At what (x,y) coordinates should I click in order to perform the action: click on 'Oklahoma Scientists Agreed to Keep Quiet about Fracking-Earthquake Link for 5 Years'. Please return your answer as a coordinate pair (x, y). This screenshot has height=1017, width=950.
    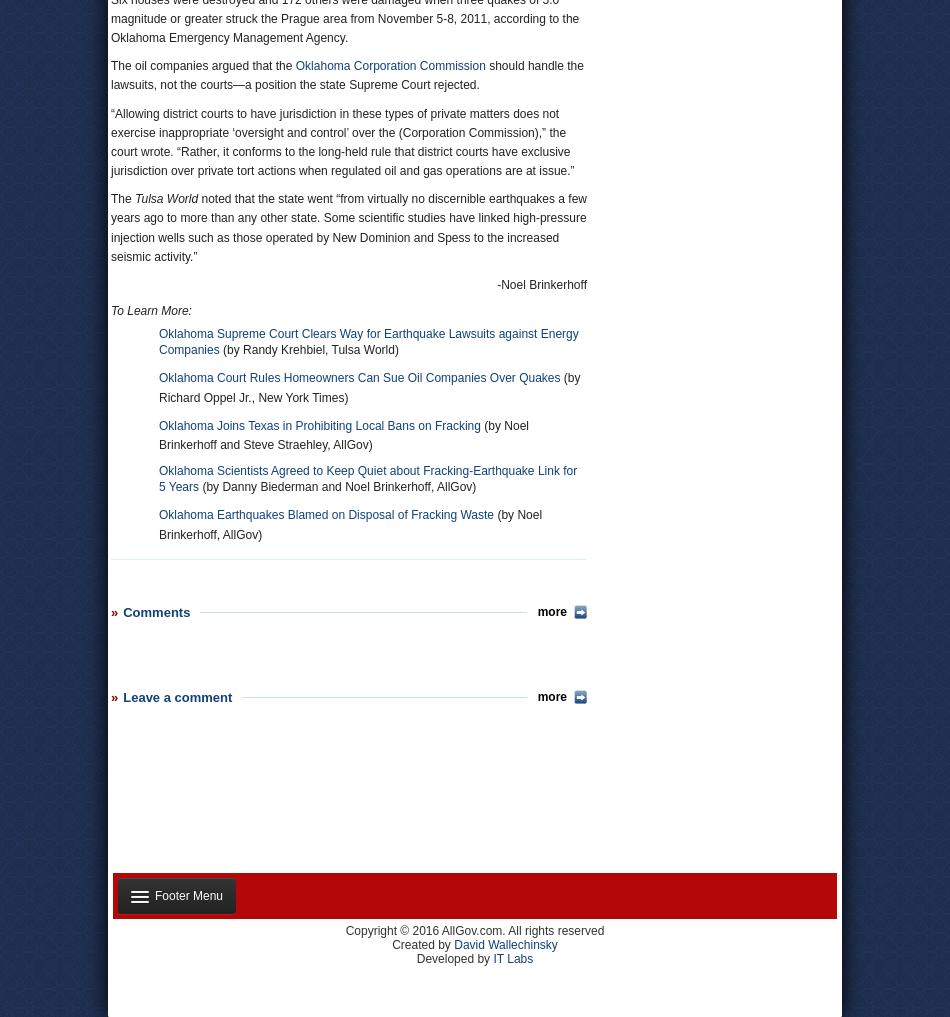
    Looking at the image, I should click on (367, 478).